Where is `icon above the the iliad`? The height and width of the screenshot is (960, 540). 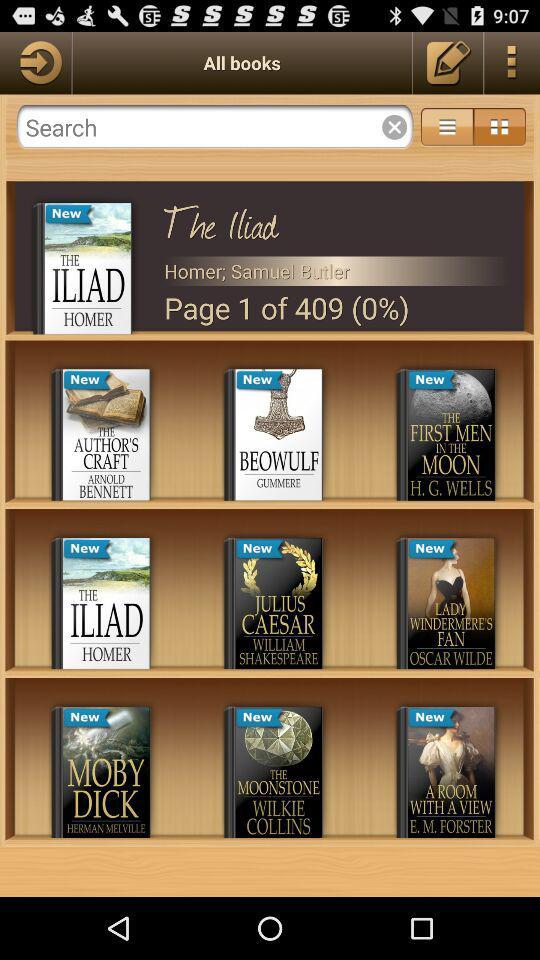
icon above the the iliad is located at coordinates (447, 126).